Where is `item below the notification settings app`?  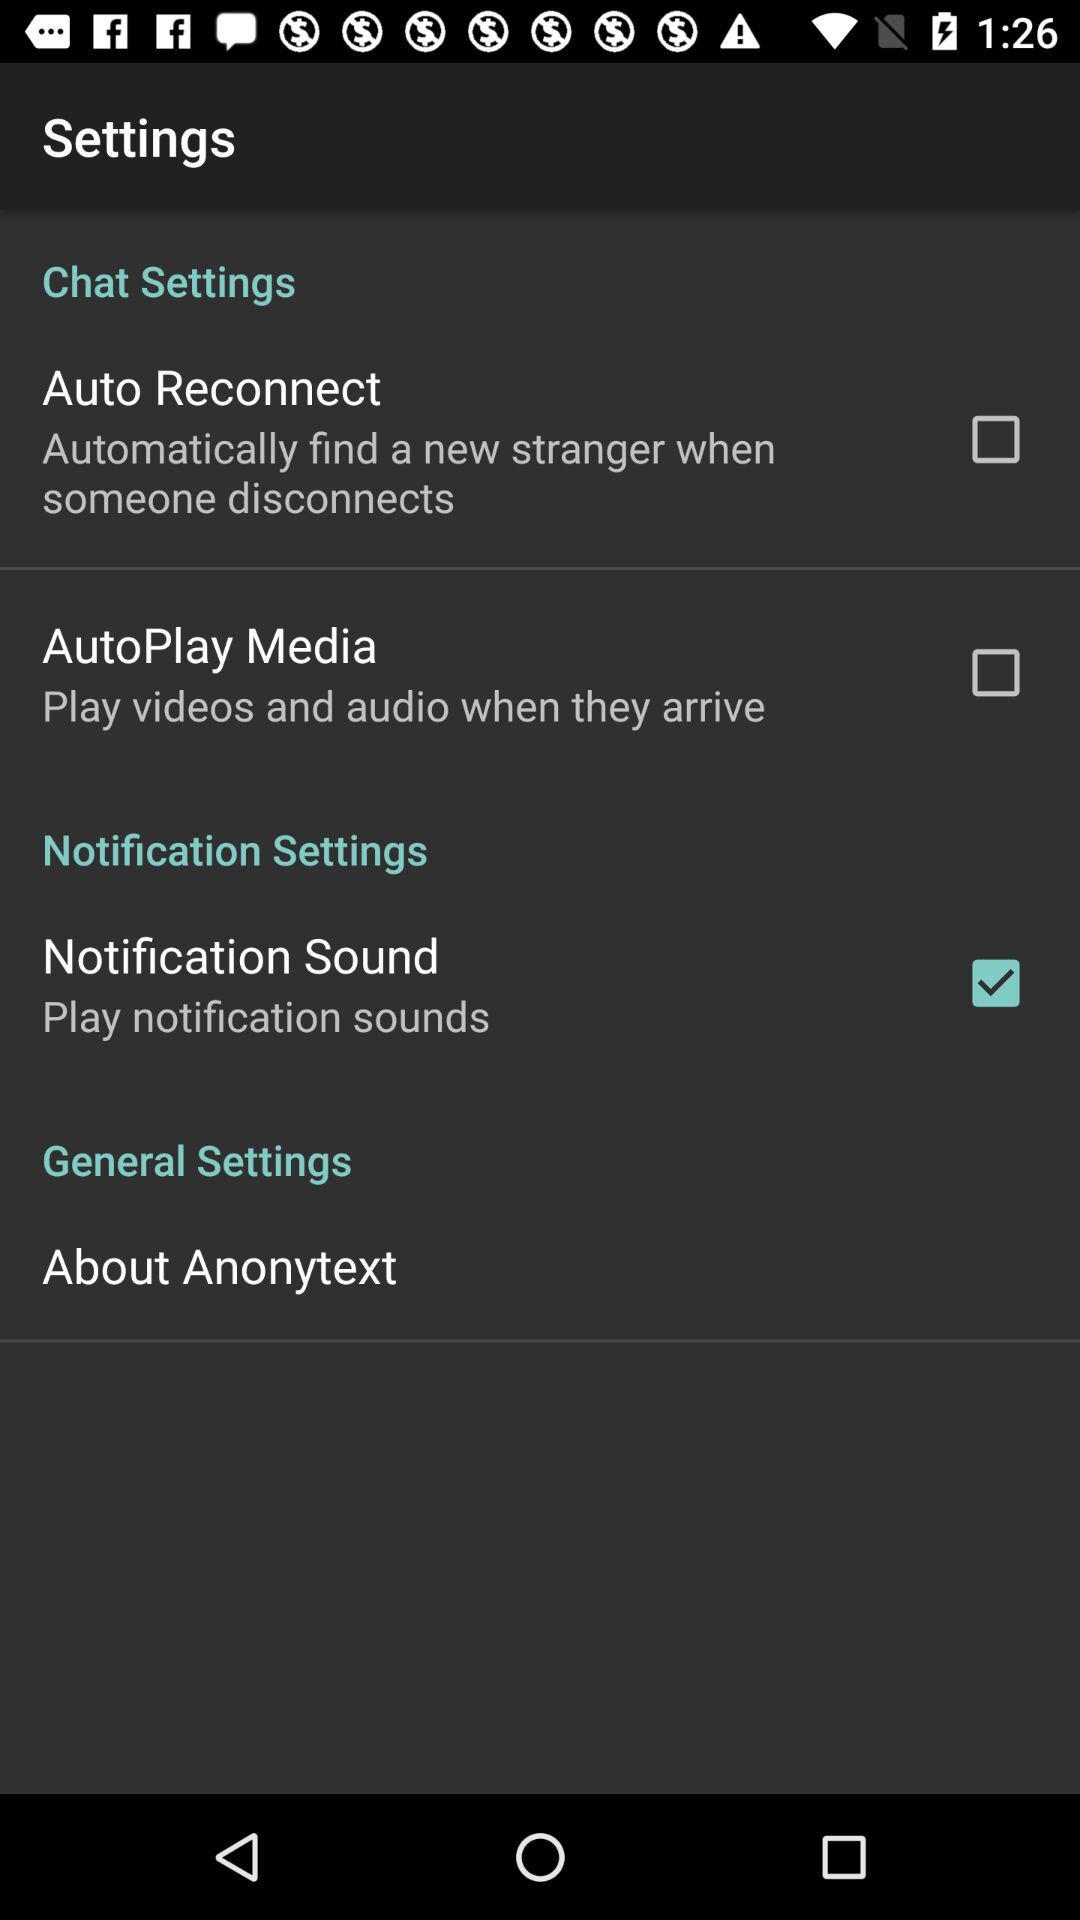 item below the notification settings app is located at coordinates (239, 953).